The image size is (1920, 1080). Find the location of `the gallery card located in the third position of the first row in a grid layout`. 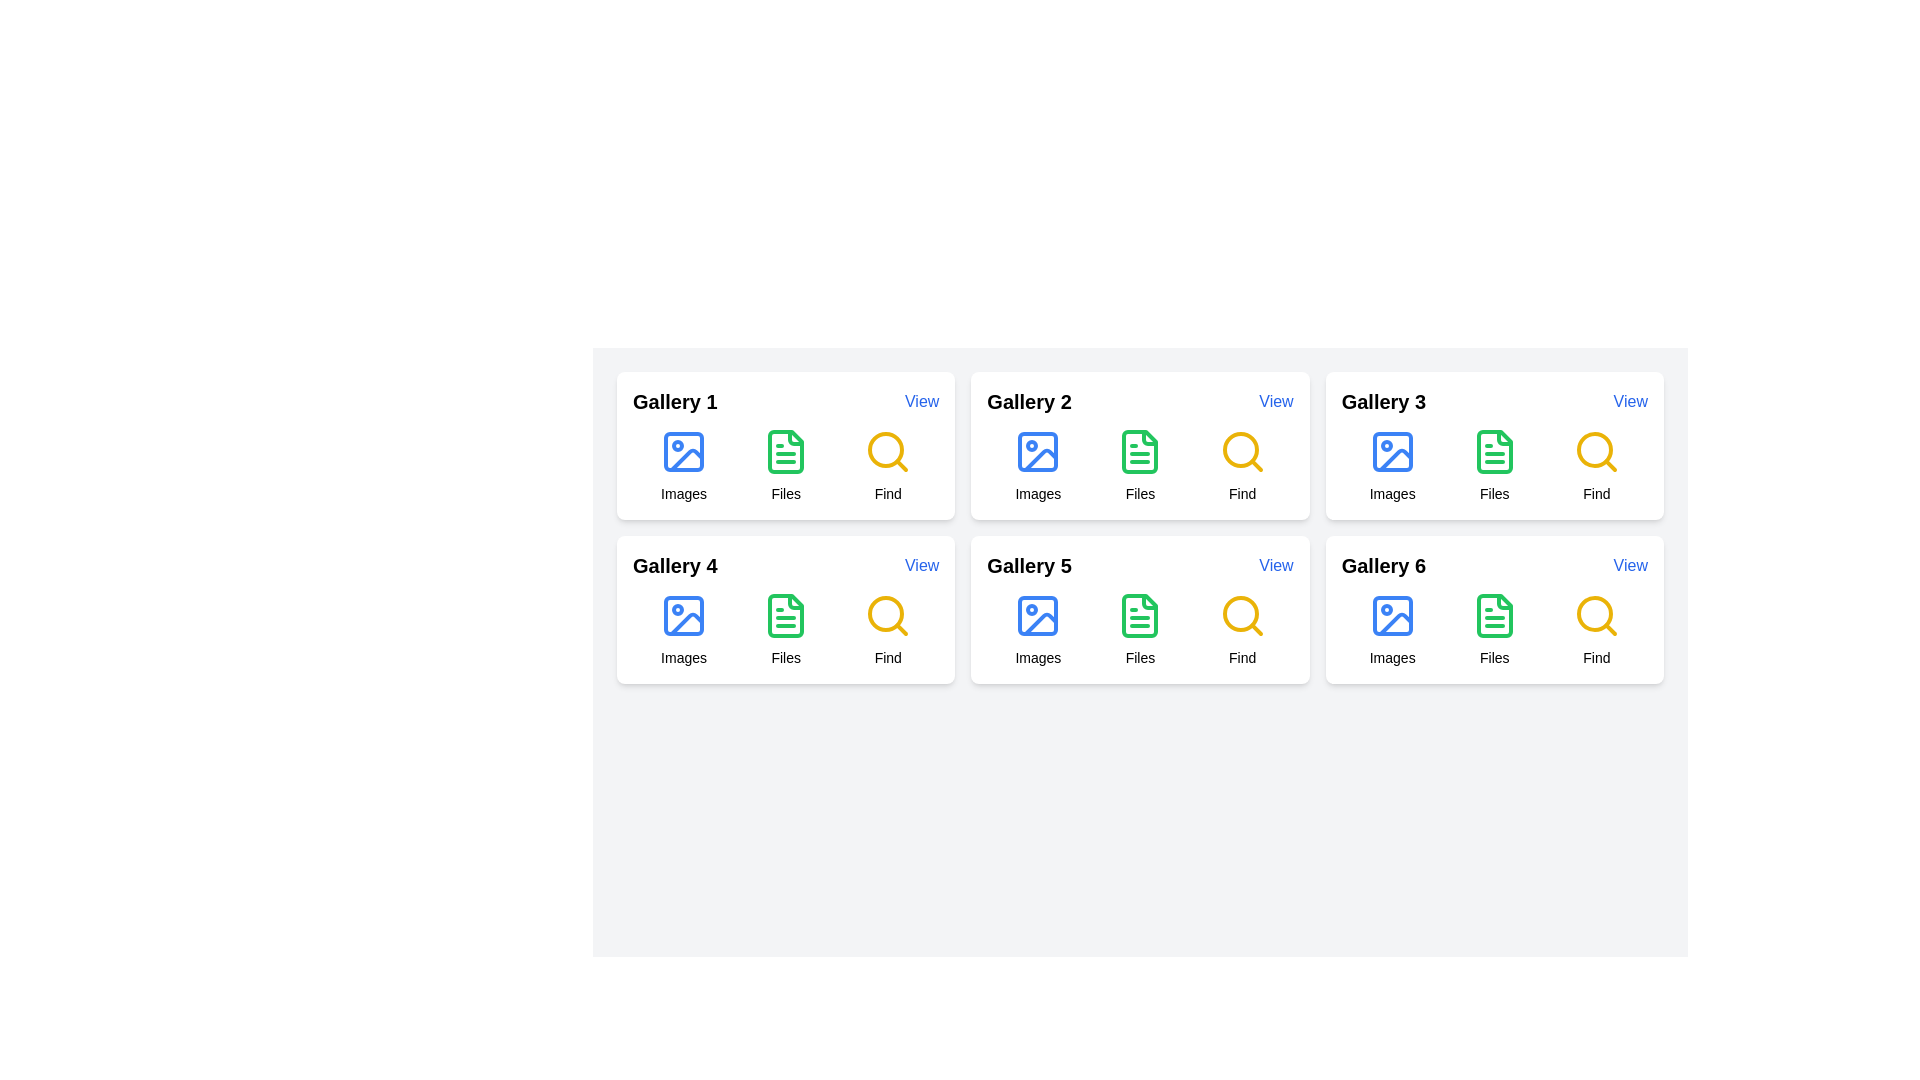

the gallery card located in the third position of the first row in a grid layout is located at coordinates (1494, 445).